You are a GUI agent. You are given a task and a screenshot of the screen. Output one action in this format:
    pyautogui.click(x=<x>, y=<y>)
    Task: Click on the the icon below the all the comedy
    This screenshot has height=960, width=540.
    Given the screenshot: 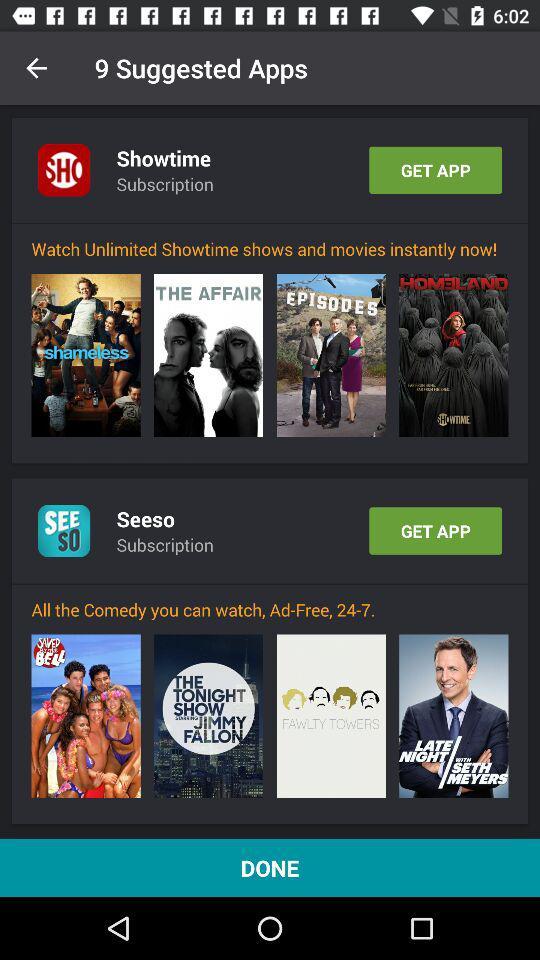 What is the action you would take?
    pyautogui.click(x=207, y=716)
    